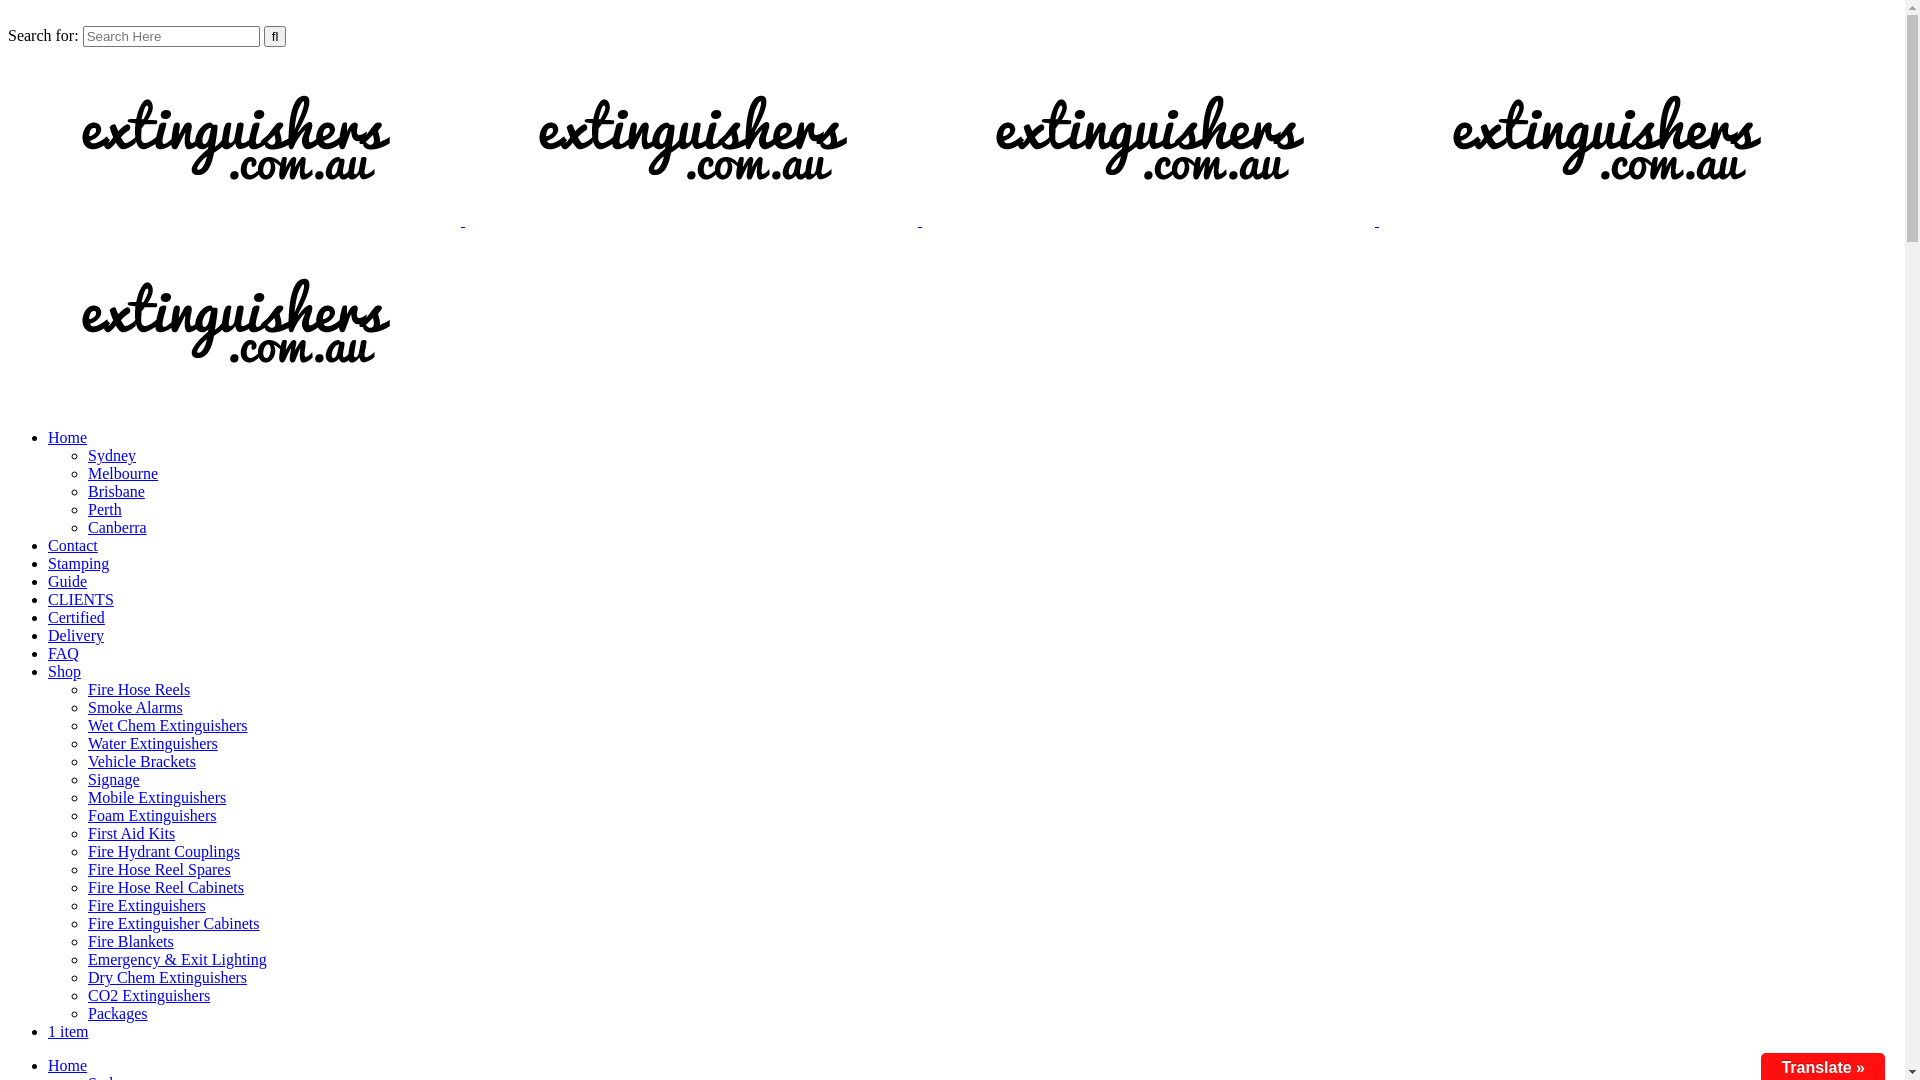 This screenshot has height=1080, width=1920. What do you see at coordinates (64, 671) in the screenshot?
I see `'Shop'` at bounding box center [64, 671].